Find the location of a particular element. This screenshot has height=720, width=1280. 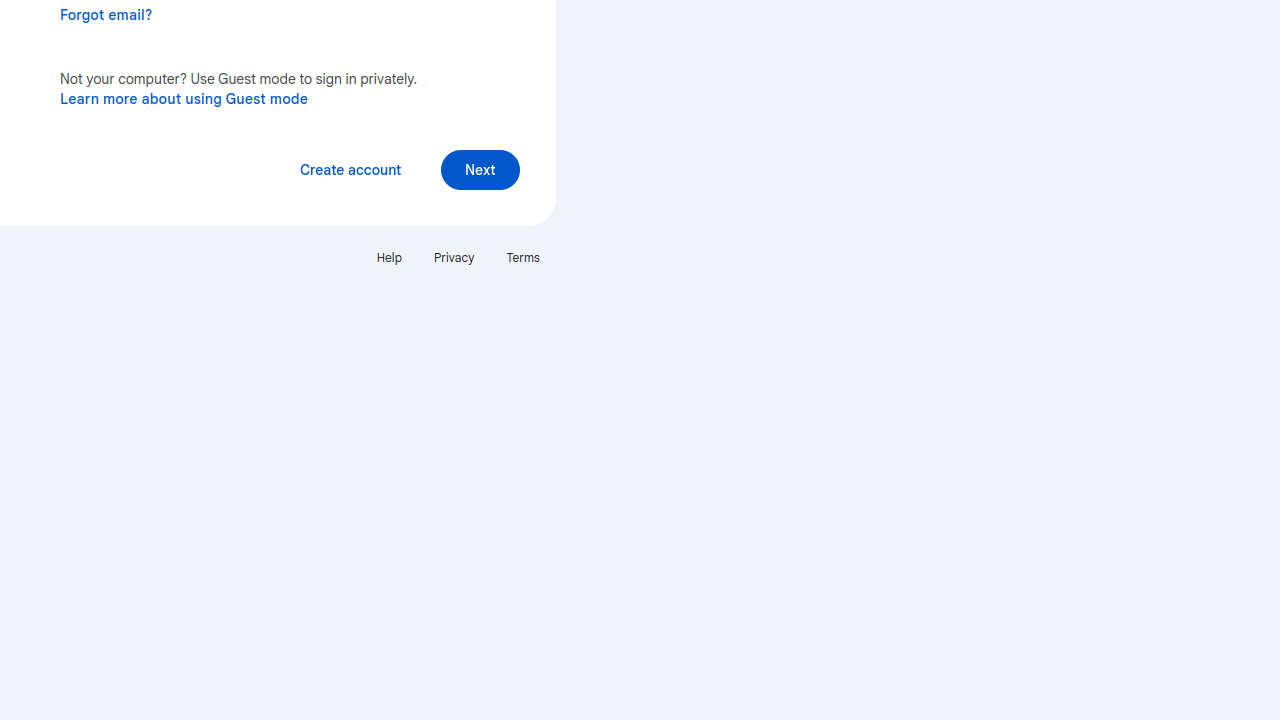

'Next' is located at coordinates (480, 168).